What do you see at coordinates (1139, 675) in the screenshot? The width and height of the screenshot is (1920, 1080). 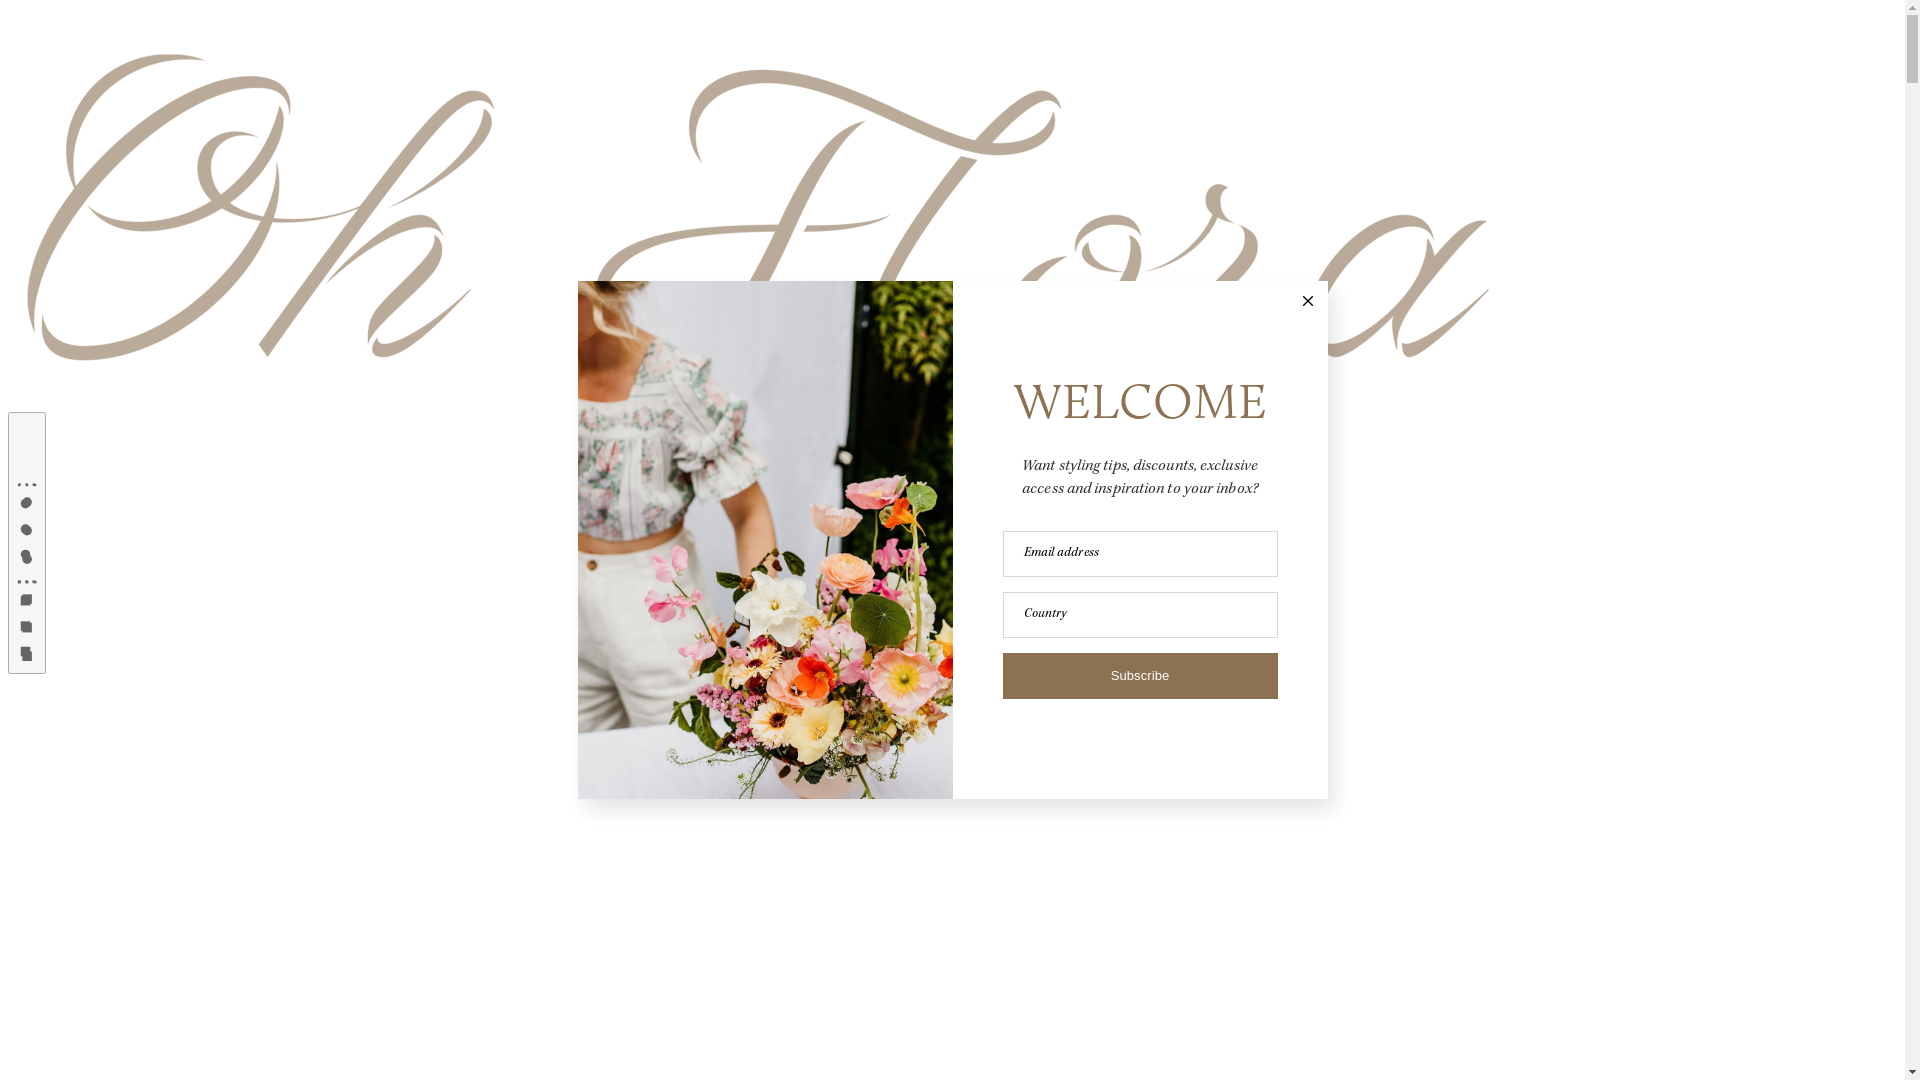 I see `'Subscribe'` at bounding box center [1139, 675].